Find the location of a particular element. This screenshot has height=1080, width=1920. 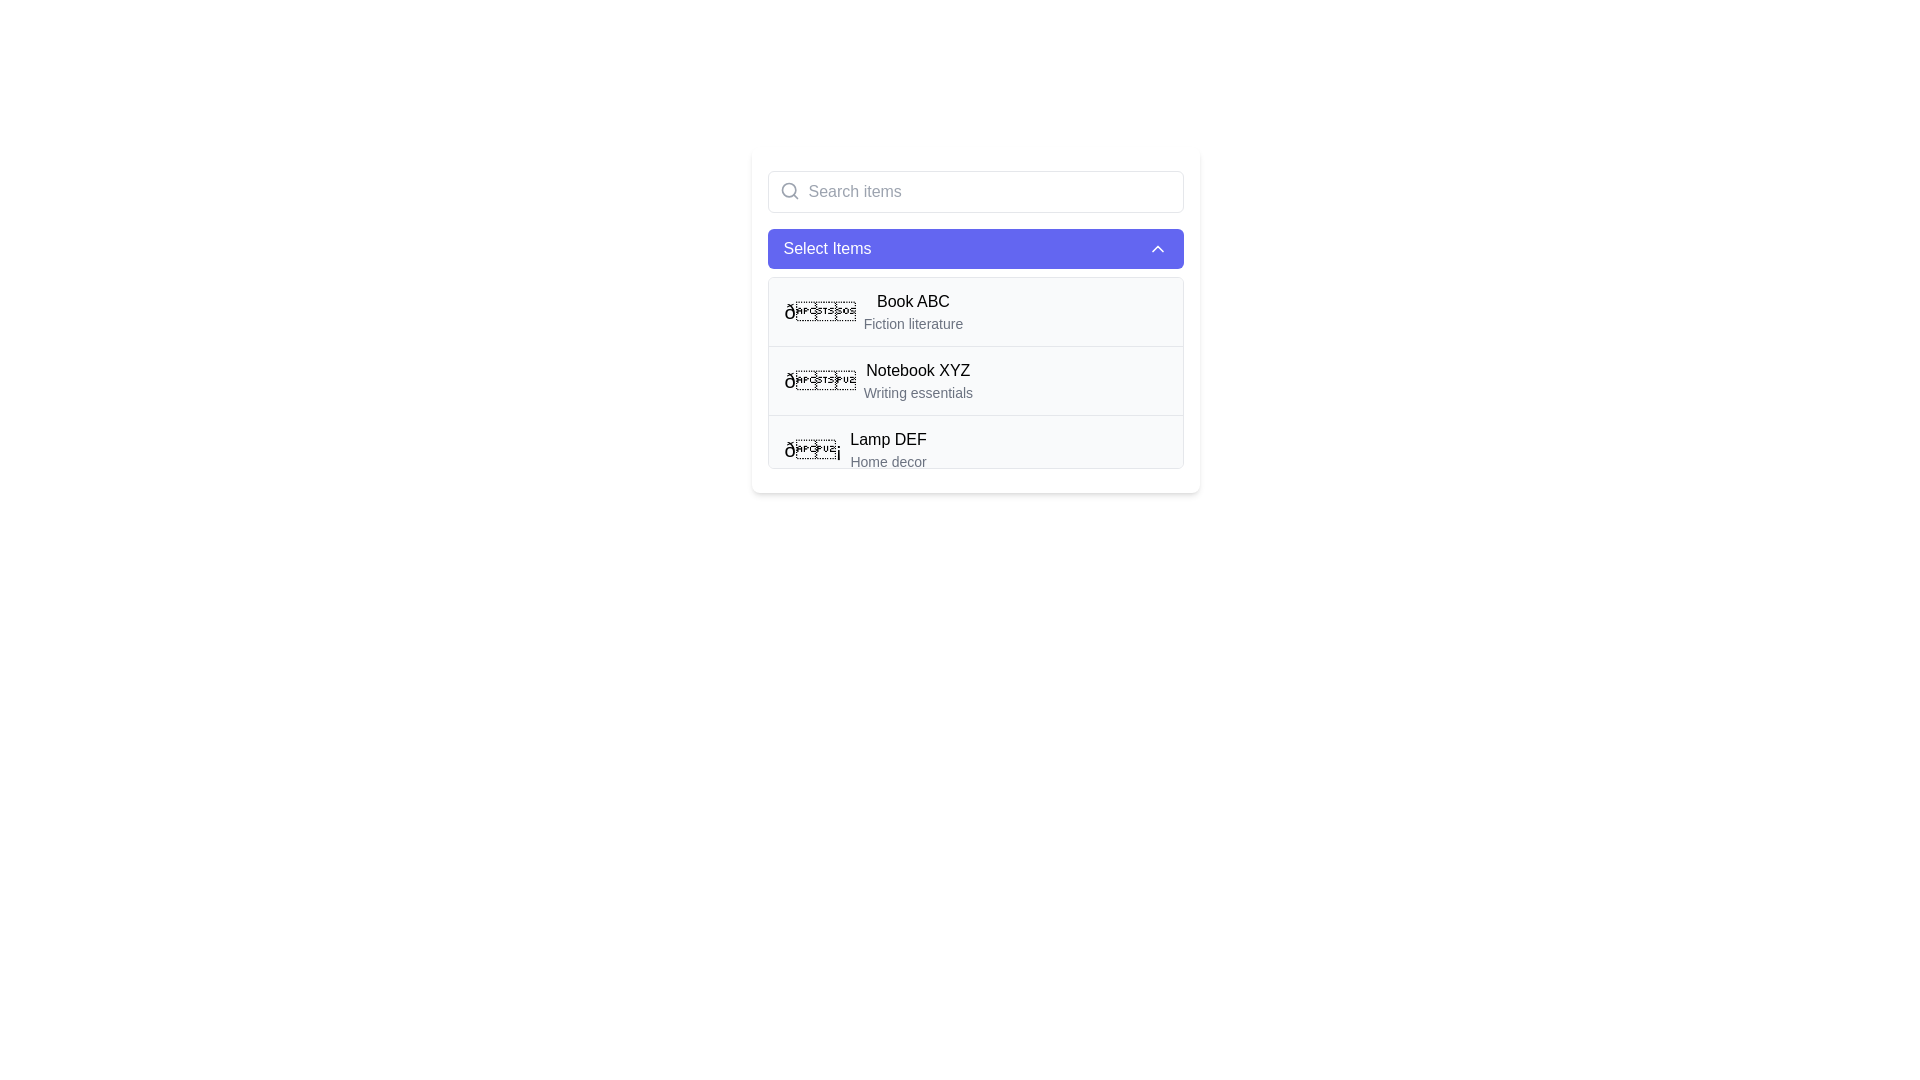

the list item titled 'Lamp DEF' with the subtitle 'Home decor' is located at coordinates (975, 448).